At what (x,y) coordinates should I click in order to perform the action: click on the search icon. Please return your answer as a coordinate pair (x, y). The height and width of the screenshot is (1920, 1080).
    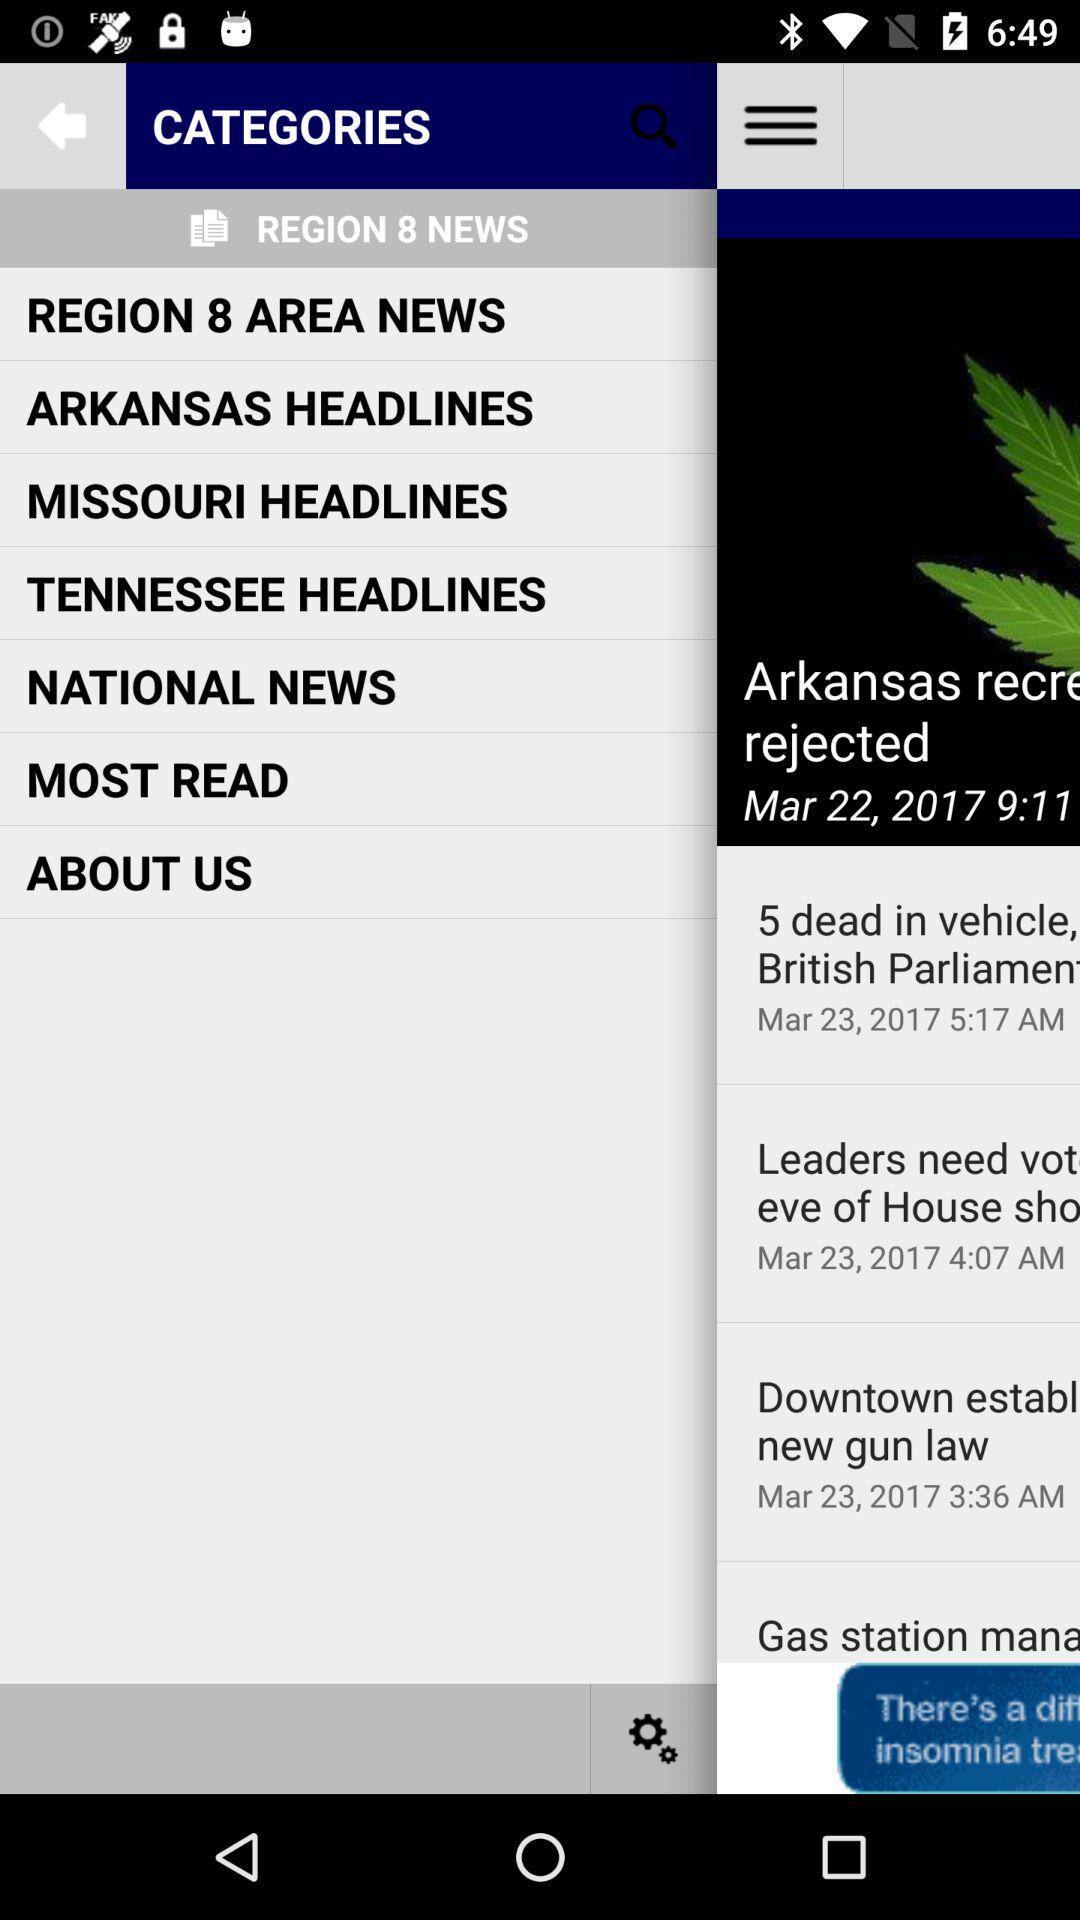
    Looking at the image, I should click on (654, 124).